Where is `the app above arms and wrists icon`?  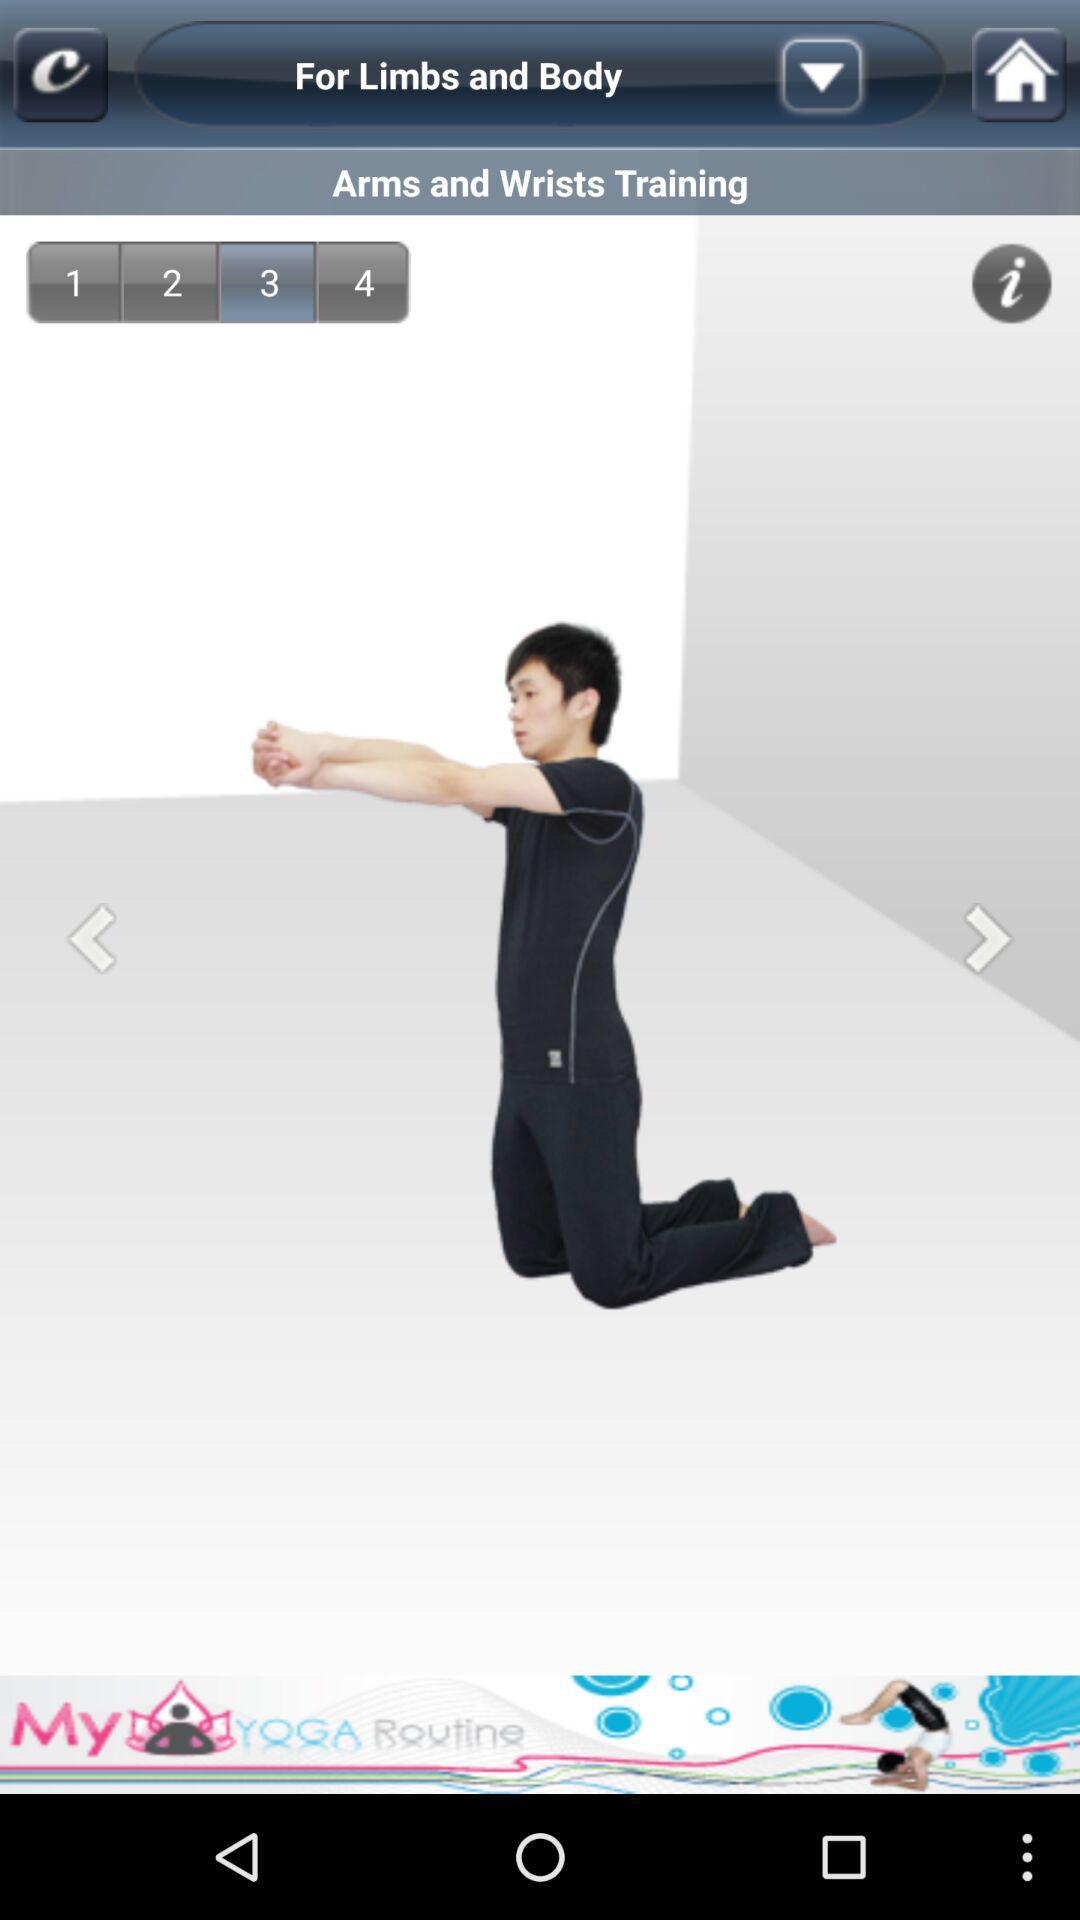 the app above arms and wrists icon is located at coordinates (59, 75).